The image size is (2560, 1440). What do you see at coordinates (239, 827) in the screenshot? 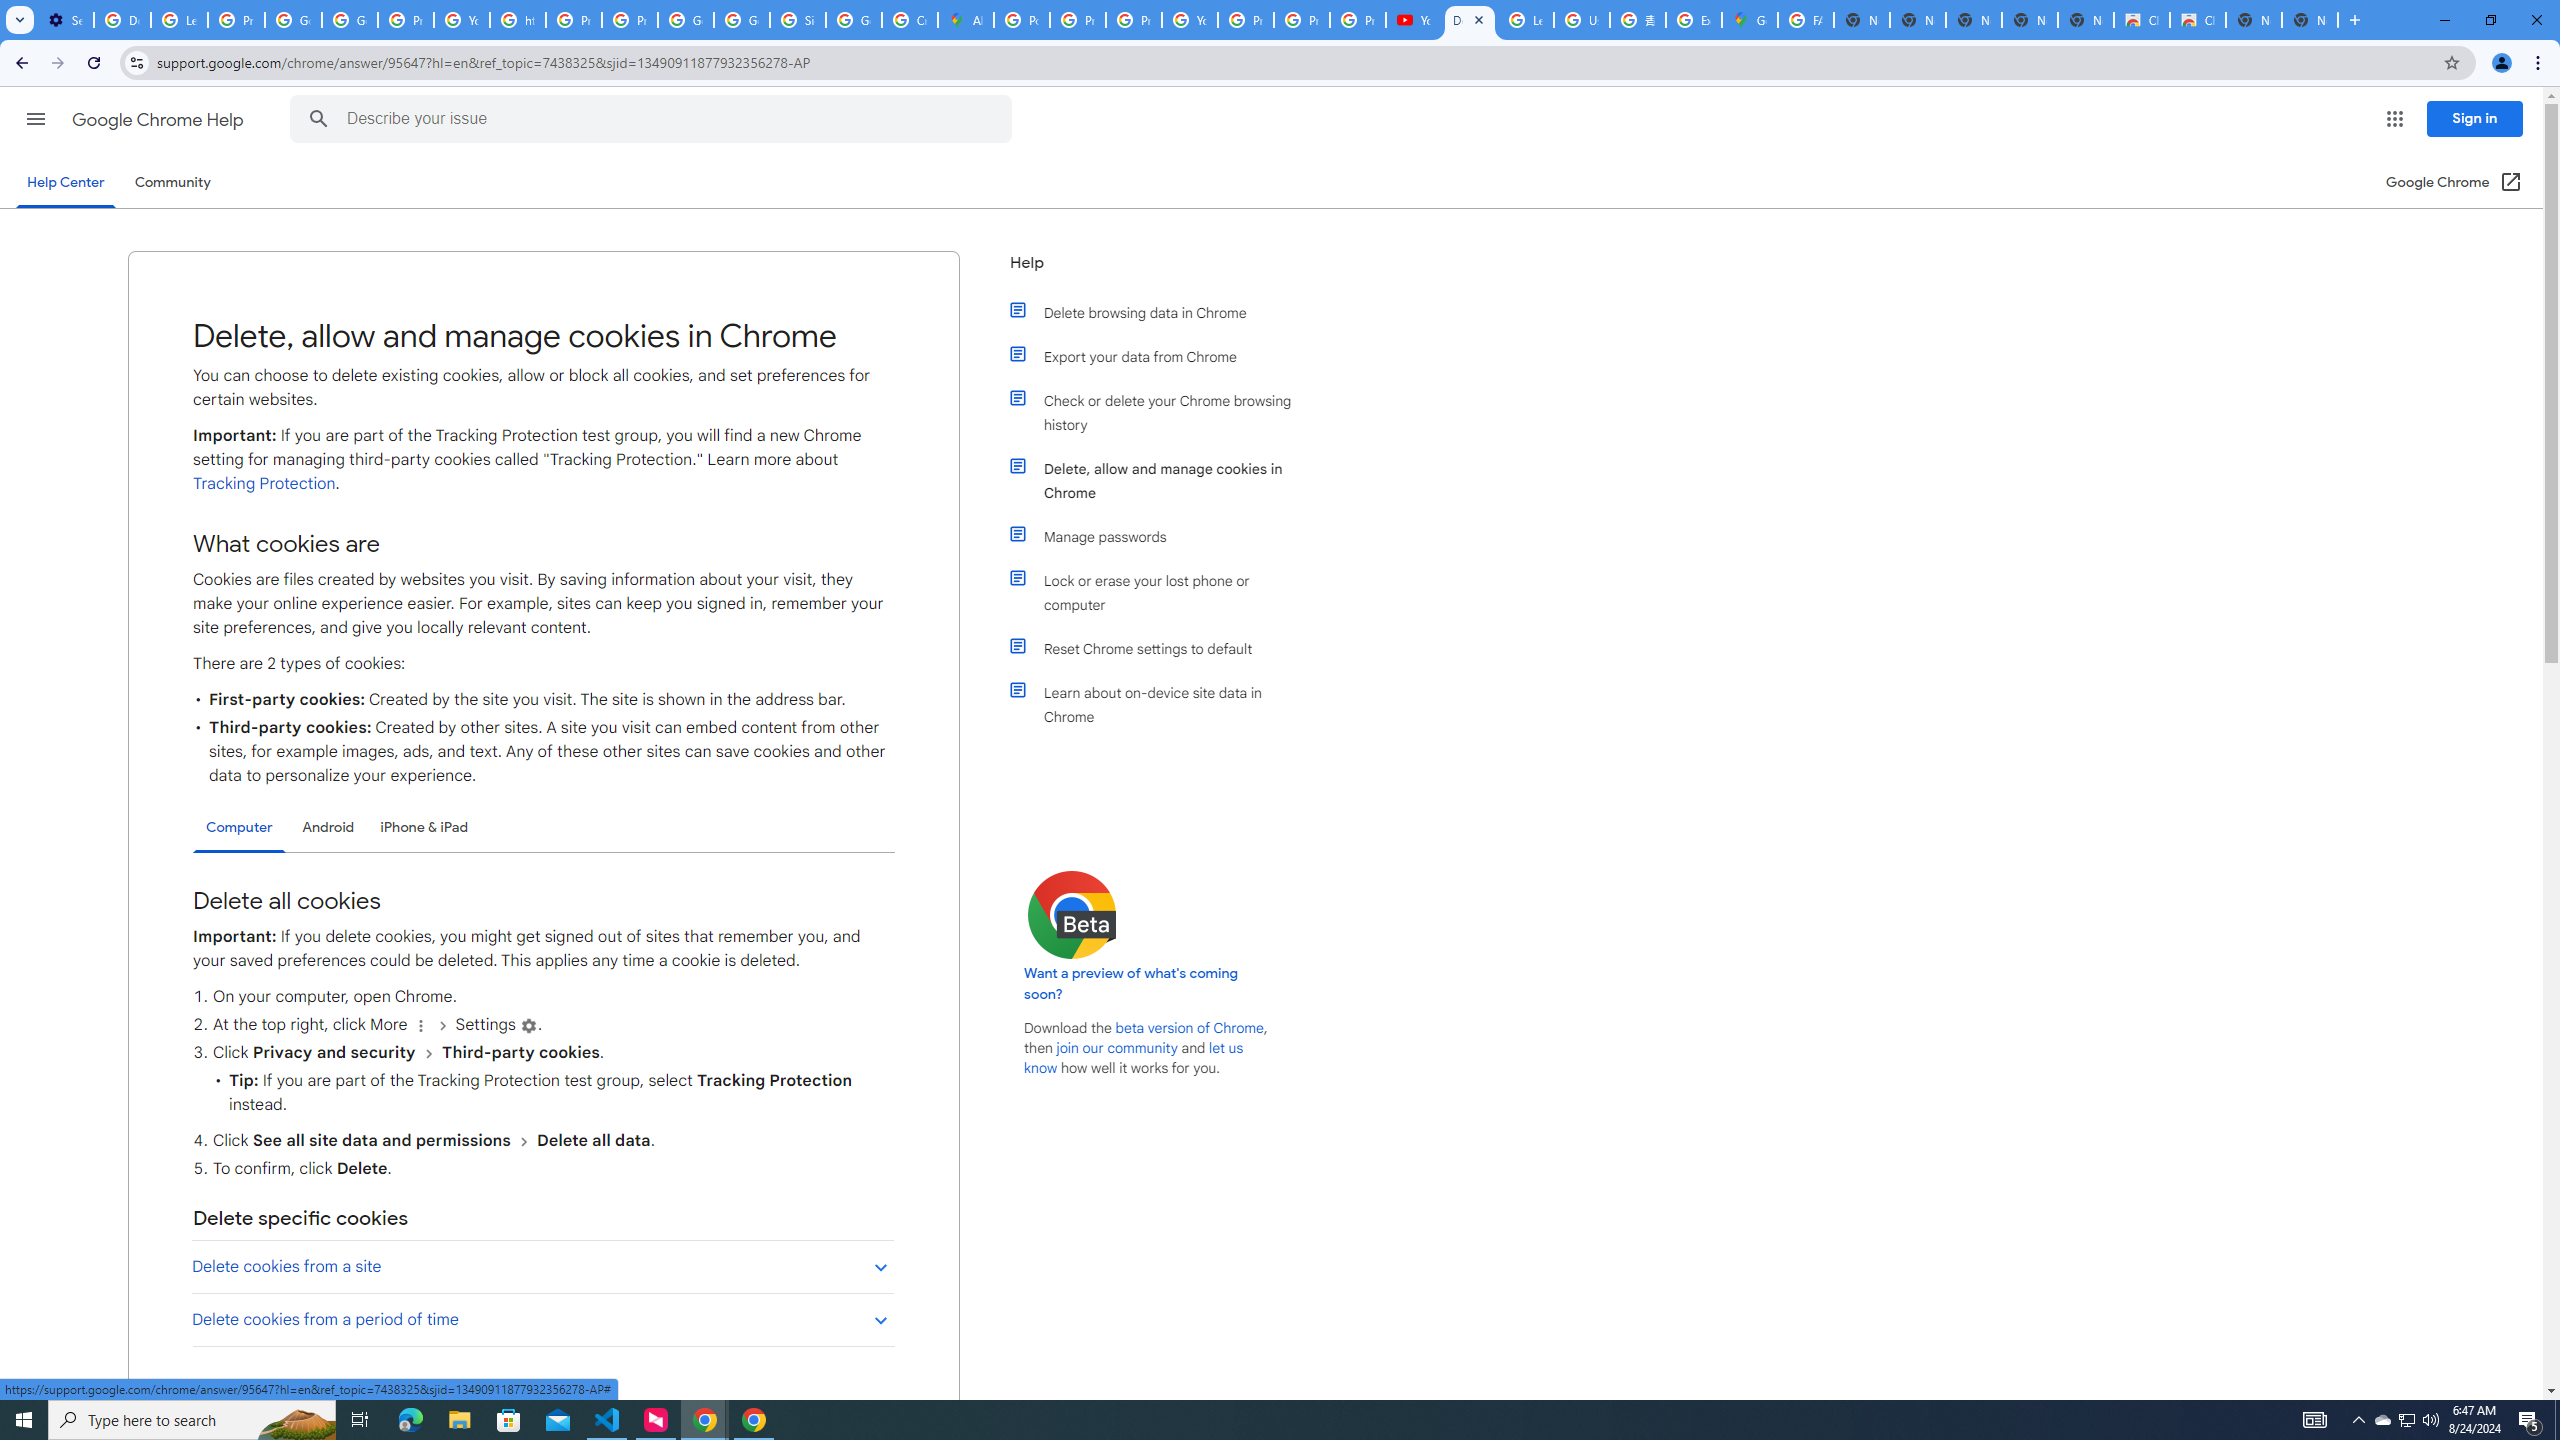
I see `'Computer'` at bounding box center [239, 827].